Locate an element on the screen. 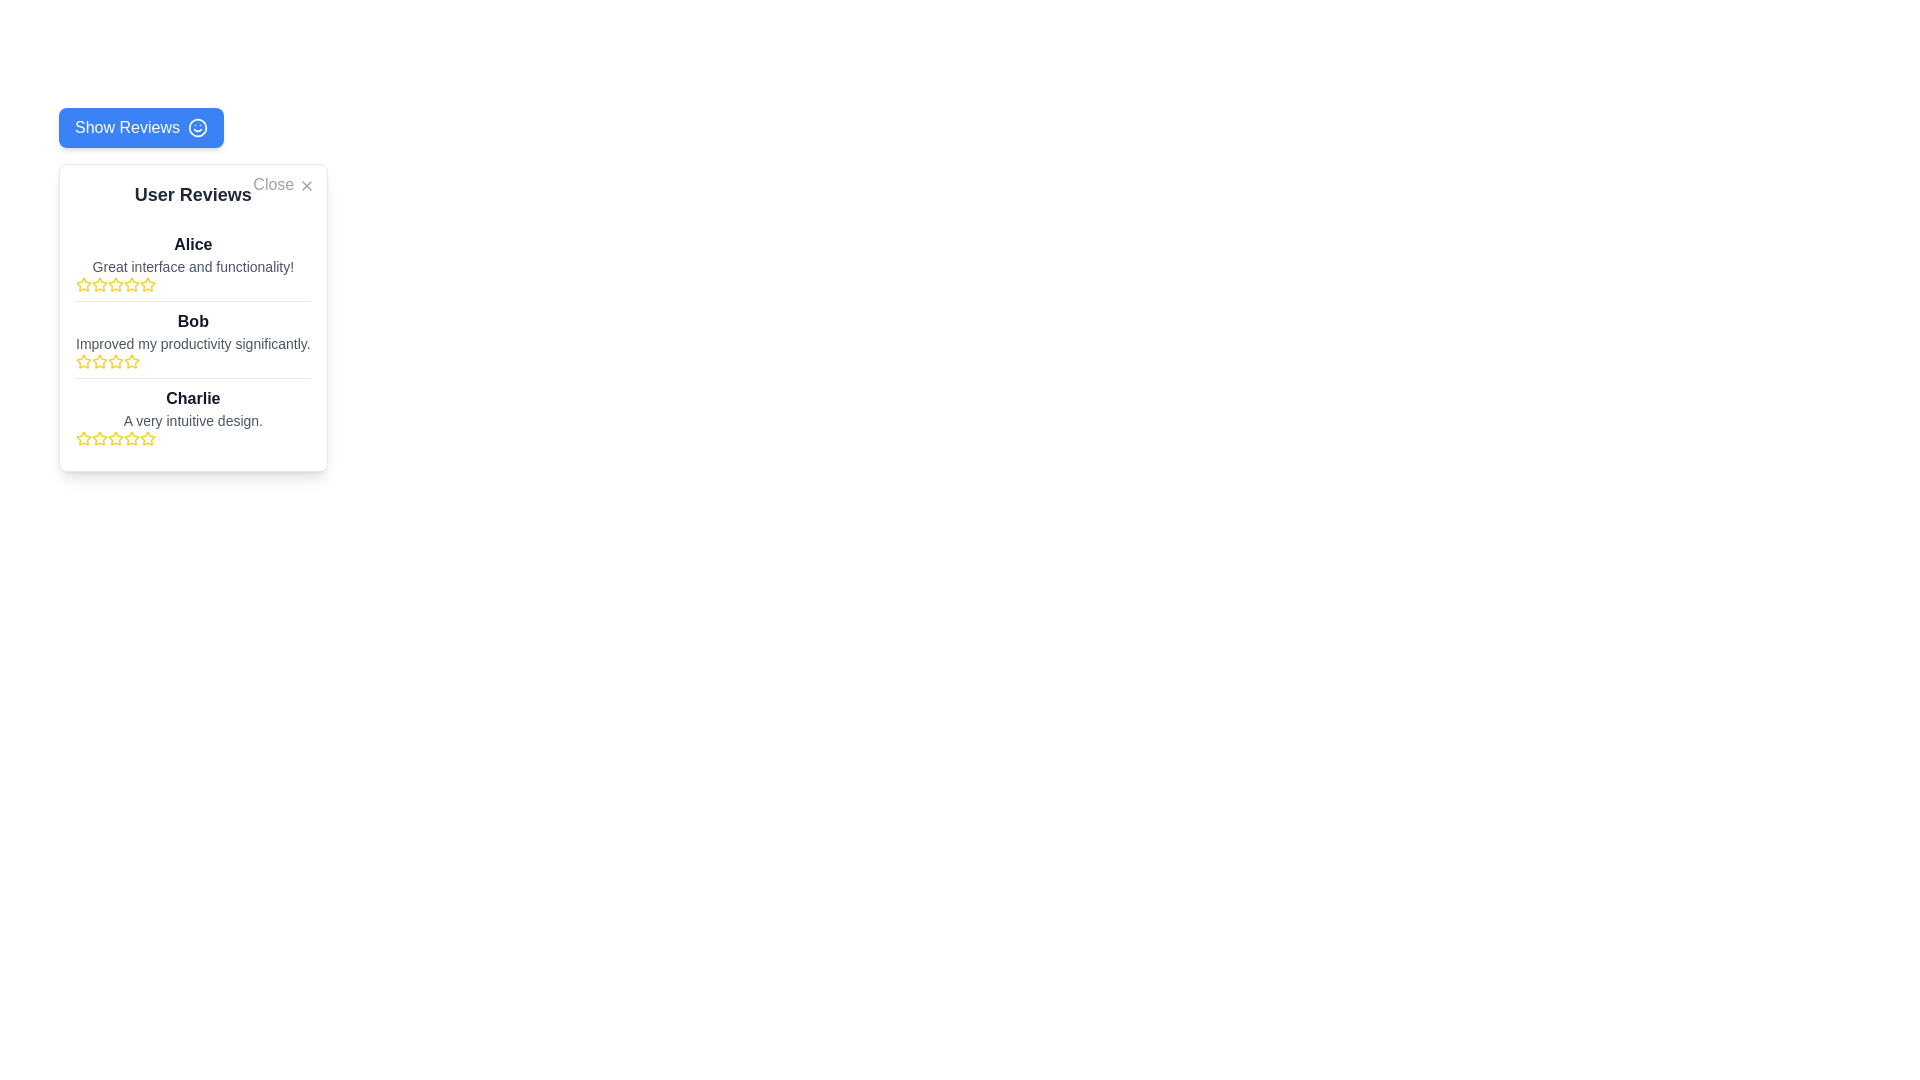  the text label providing qualitative feedback associated with user 'Alice' in the 'User Reviews' dialog box, which is positioned below 'Alice' and above the star rating row is located at coordinates (193, 265).